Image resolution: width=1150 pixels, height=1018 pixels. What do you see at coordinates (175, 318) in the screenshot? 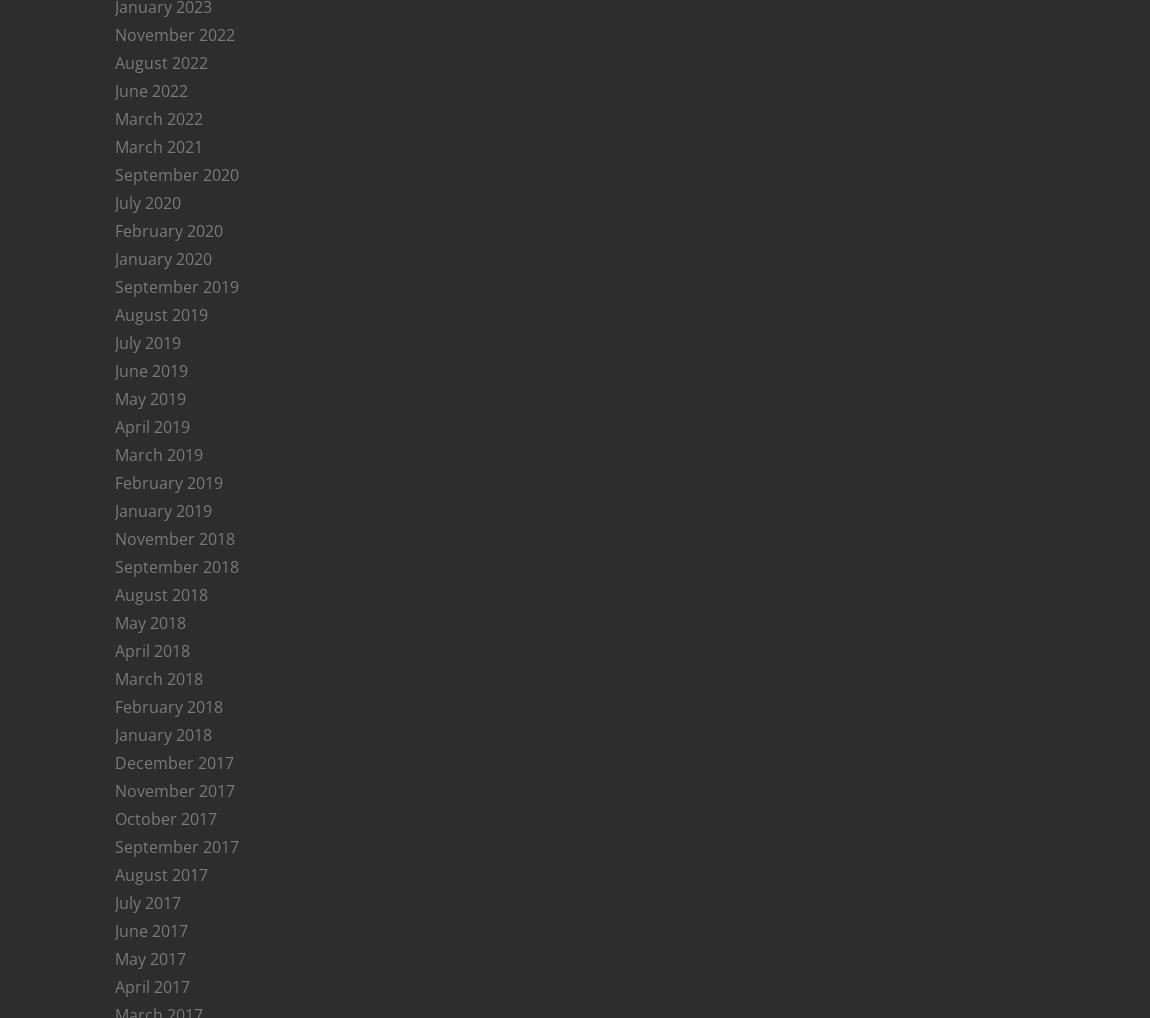
I see `'Why, The Flower'` at bounding box center [175, 318].